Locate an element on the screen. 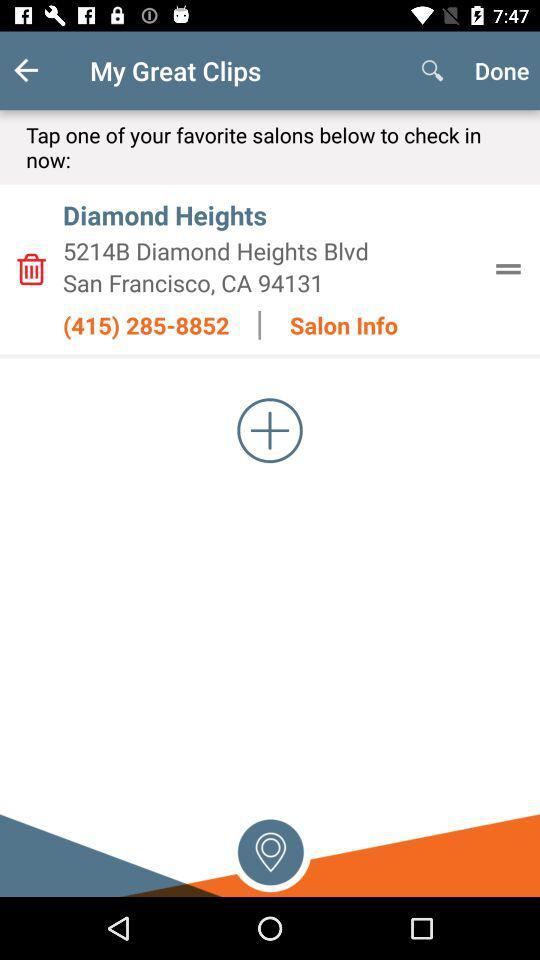 The width and height of the screenshot is (540, 960). the salon info item is located at coordinates (343, 325).